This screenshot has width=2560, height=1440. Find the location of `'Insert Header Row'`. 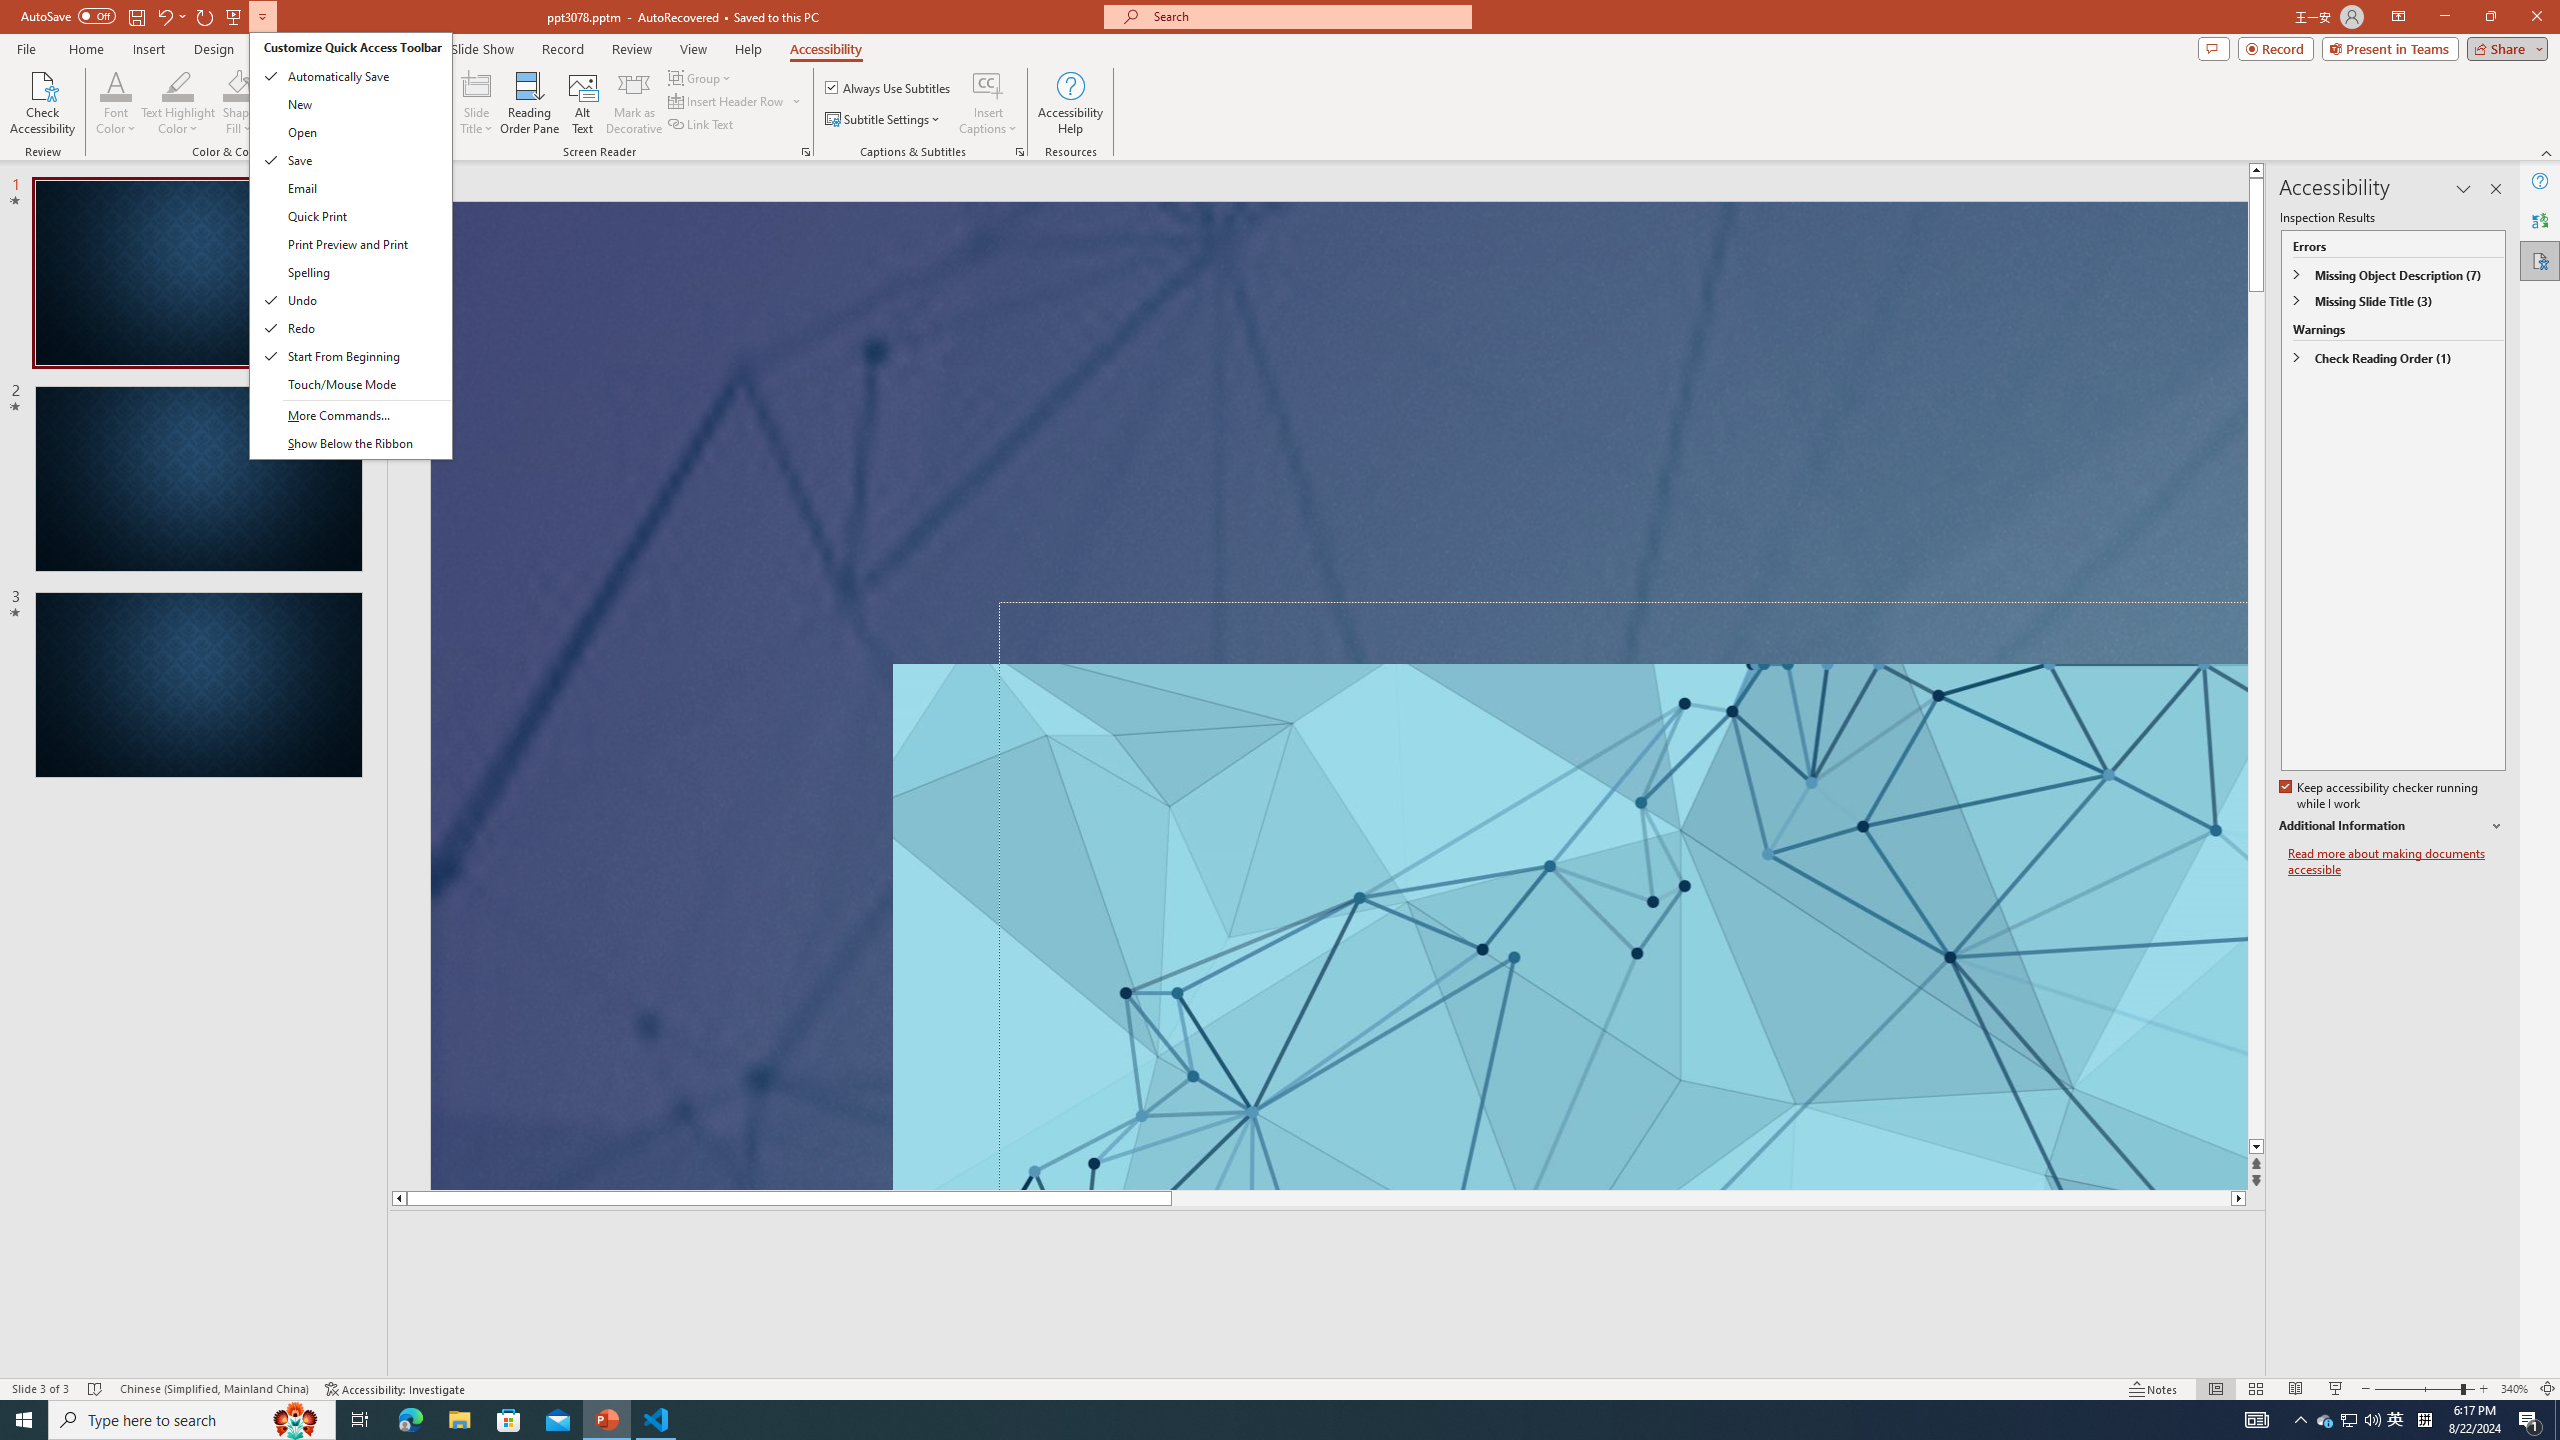

'Insert Header Row' is located at coordinates (727, 99).